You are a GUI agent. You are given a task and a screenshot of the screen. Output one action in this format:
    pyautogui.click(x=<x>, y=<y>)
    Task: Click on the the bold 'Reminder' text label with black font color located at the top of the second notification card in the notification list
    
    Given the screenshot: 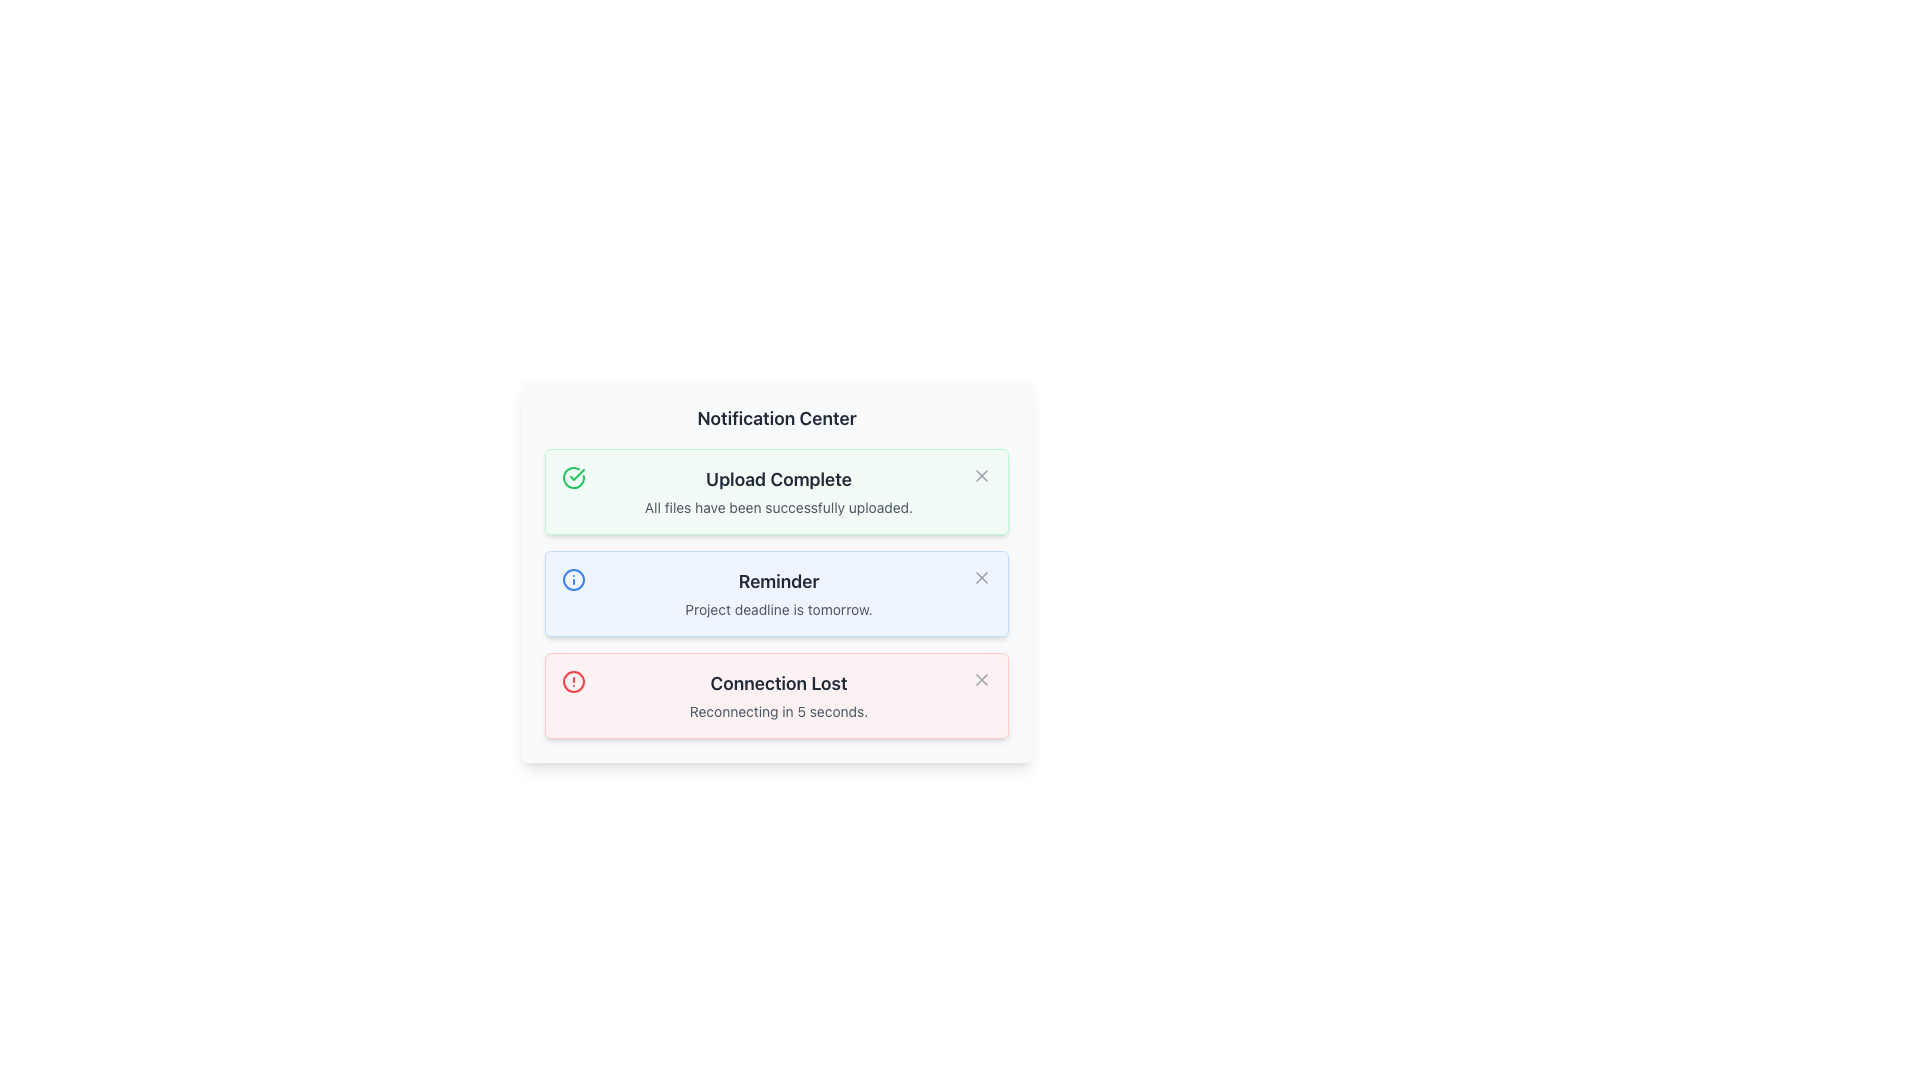 What is the action you would take?
    pyautogui.click(x=777, y=582)
    